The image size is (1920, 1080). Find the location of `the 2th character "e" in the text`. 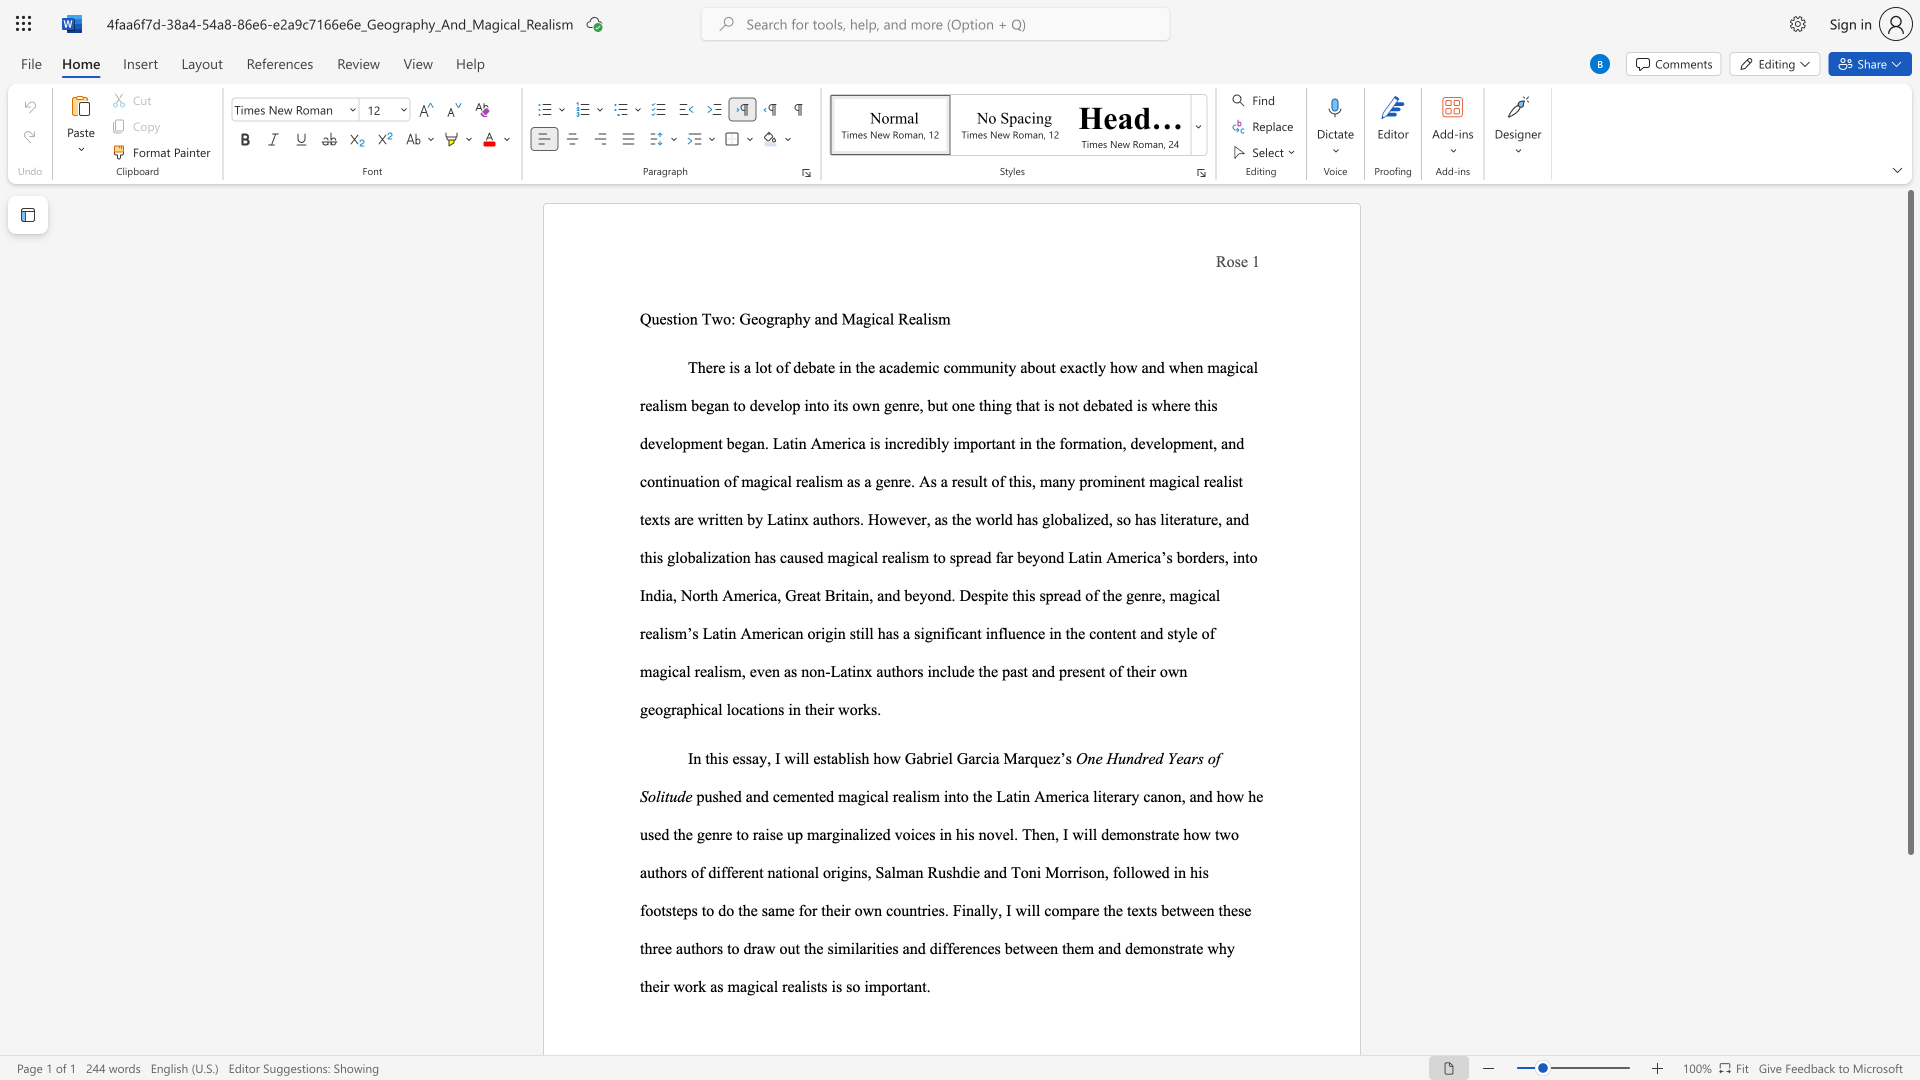

the 2th character "e" in the text is located at coordinates (1175, 834).